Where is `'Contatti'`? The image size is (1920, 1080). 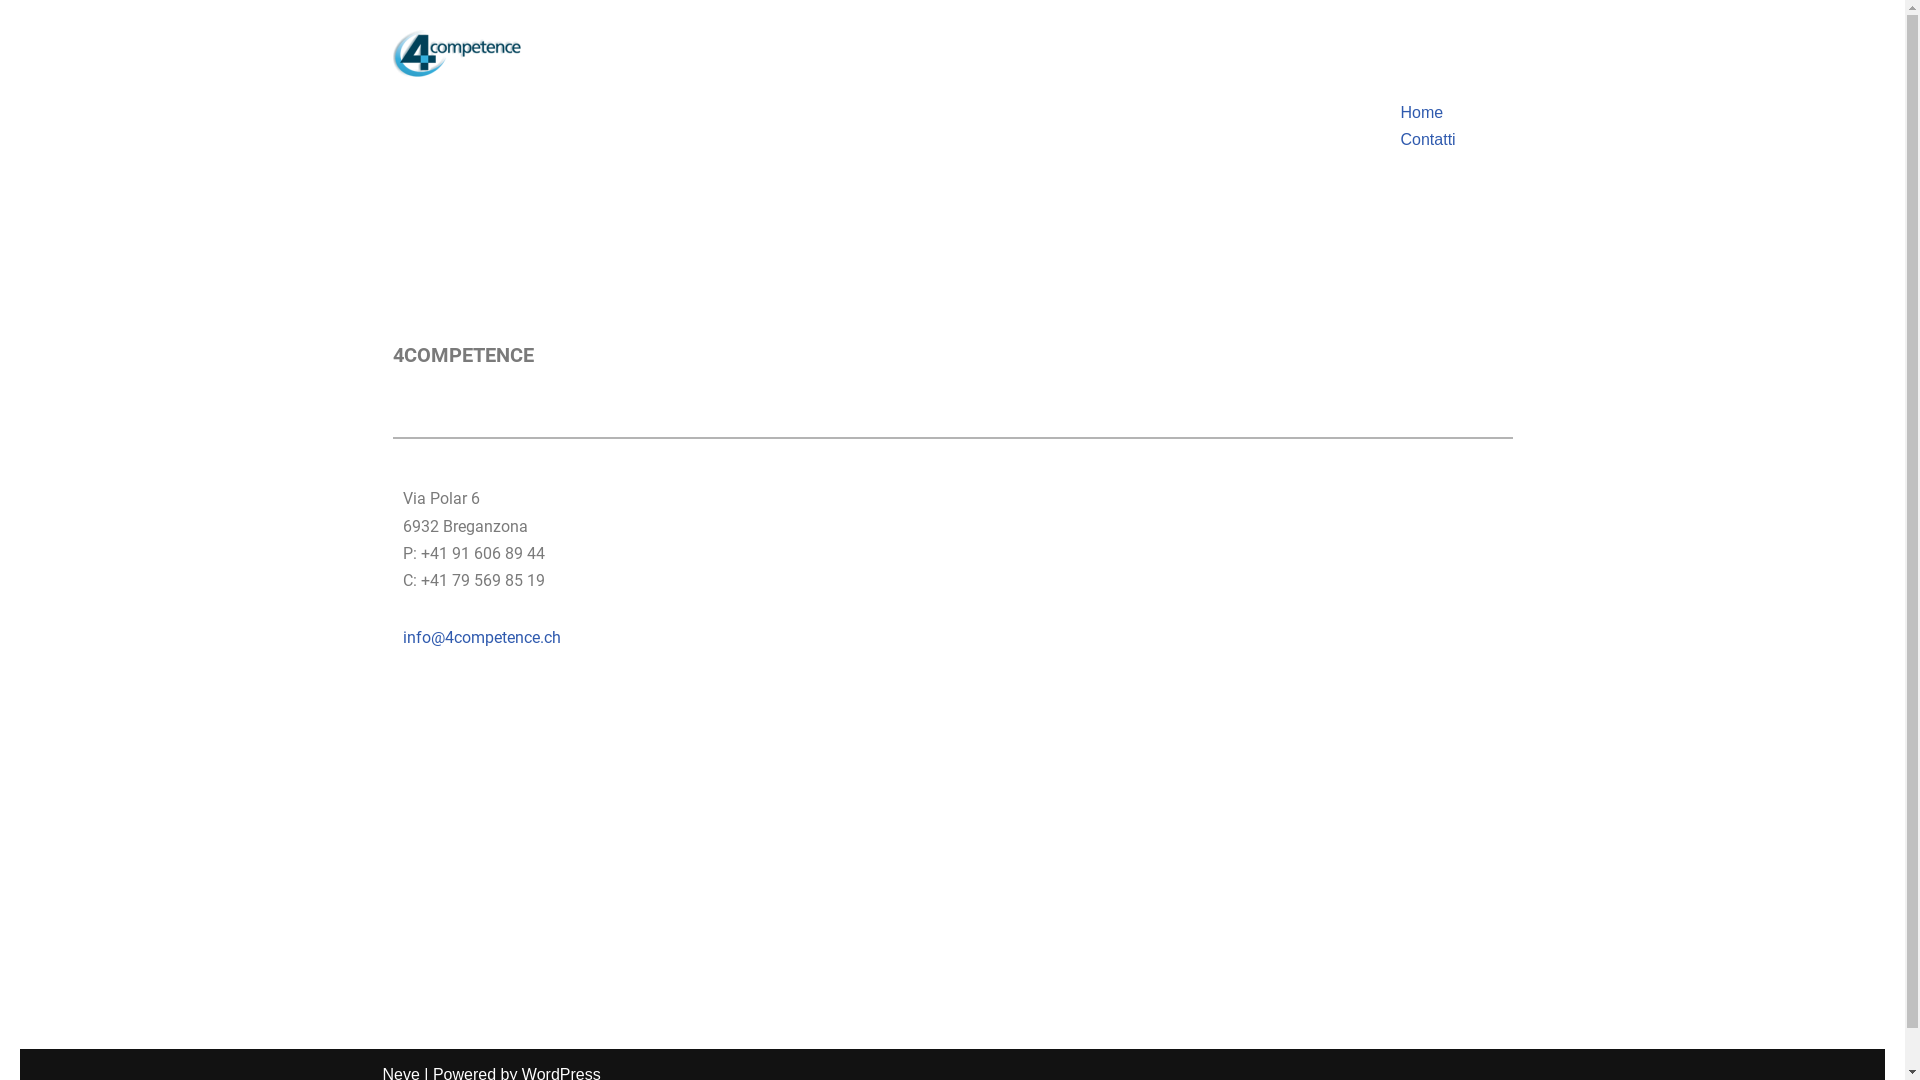 'Contatti' is located at coordinates (1426, 138).